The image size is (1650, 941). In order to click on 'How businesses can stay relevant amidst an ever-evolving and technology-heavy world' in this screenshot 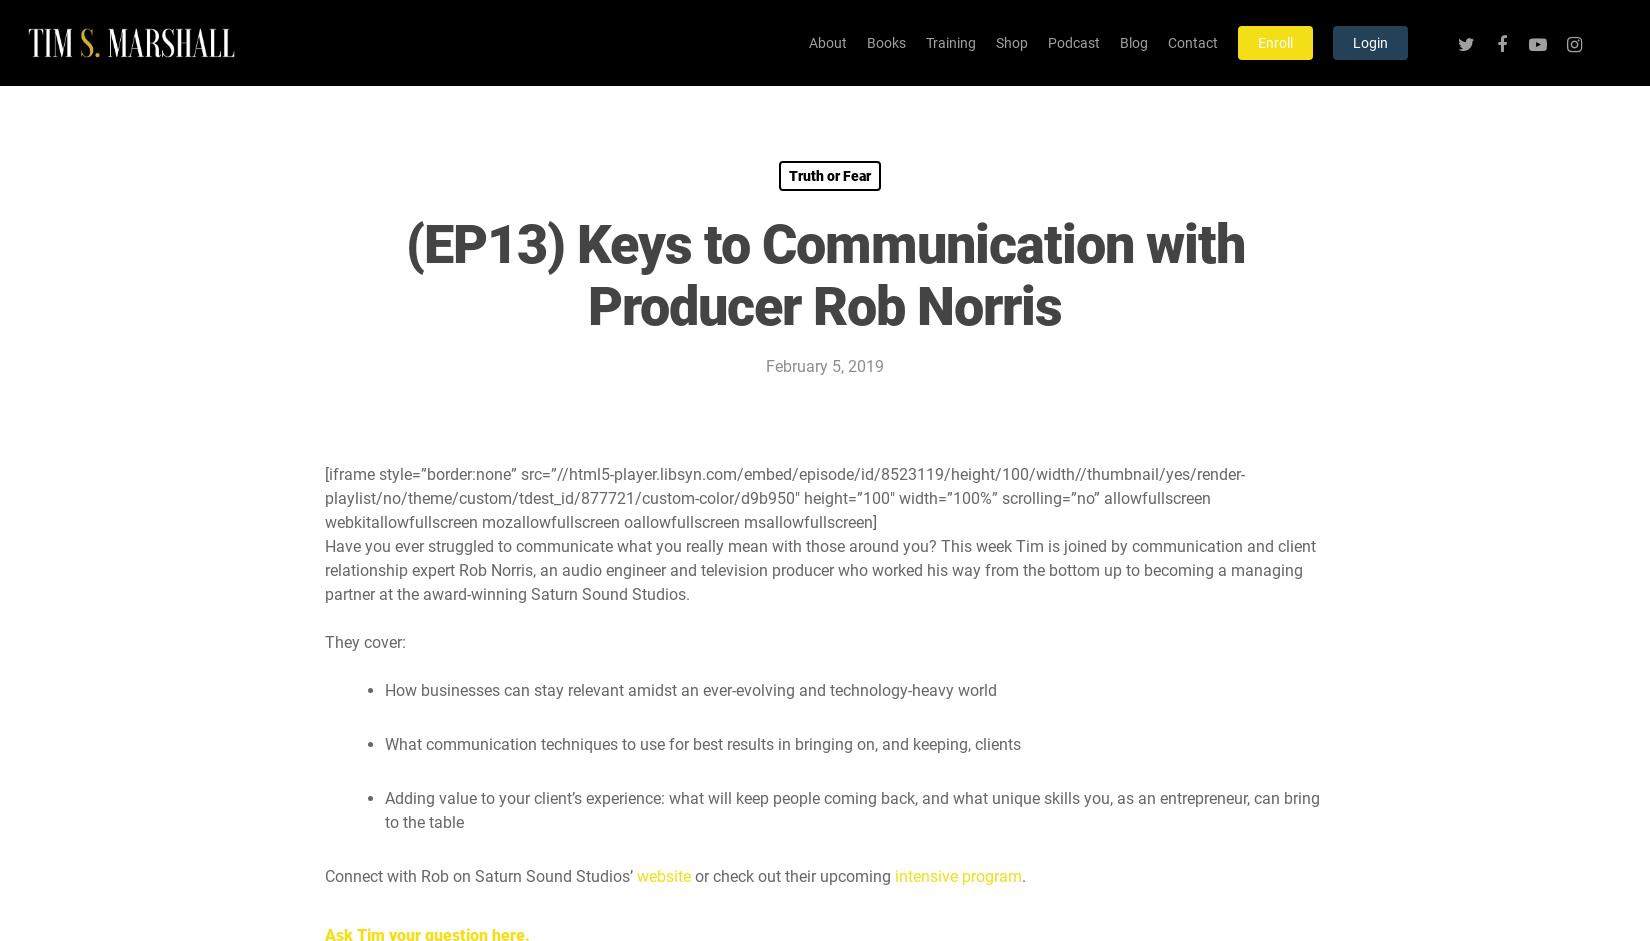, I will do `click(690, 690)`.